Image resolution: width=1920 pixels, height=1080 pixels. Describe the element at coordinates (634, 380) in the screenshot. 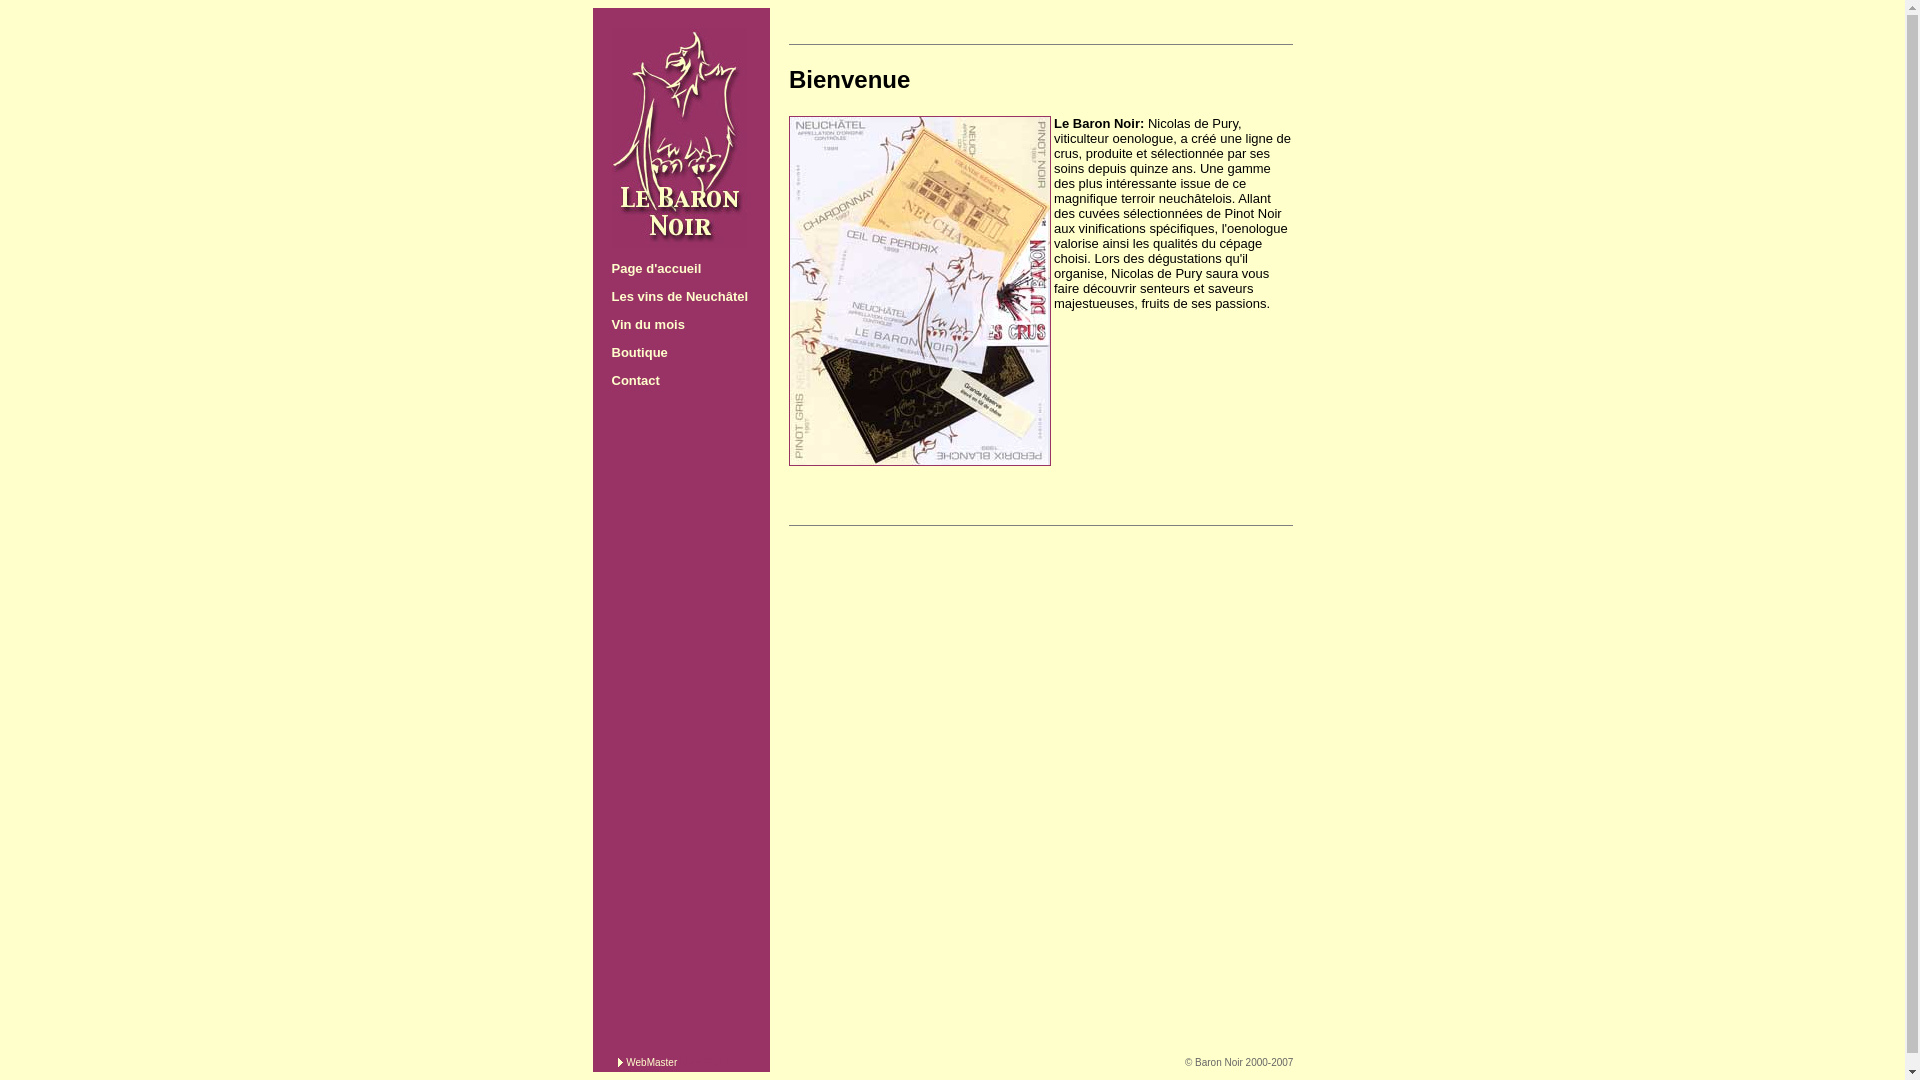

I see `'Contact'` at that location.